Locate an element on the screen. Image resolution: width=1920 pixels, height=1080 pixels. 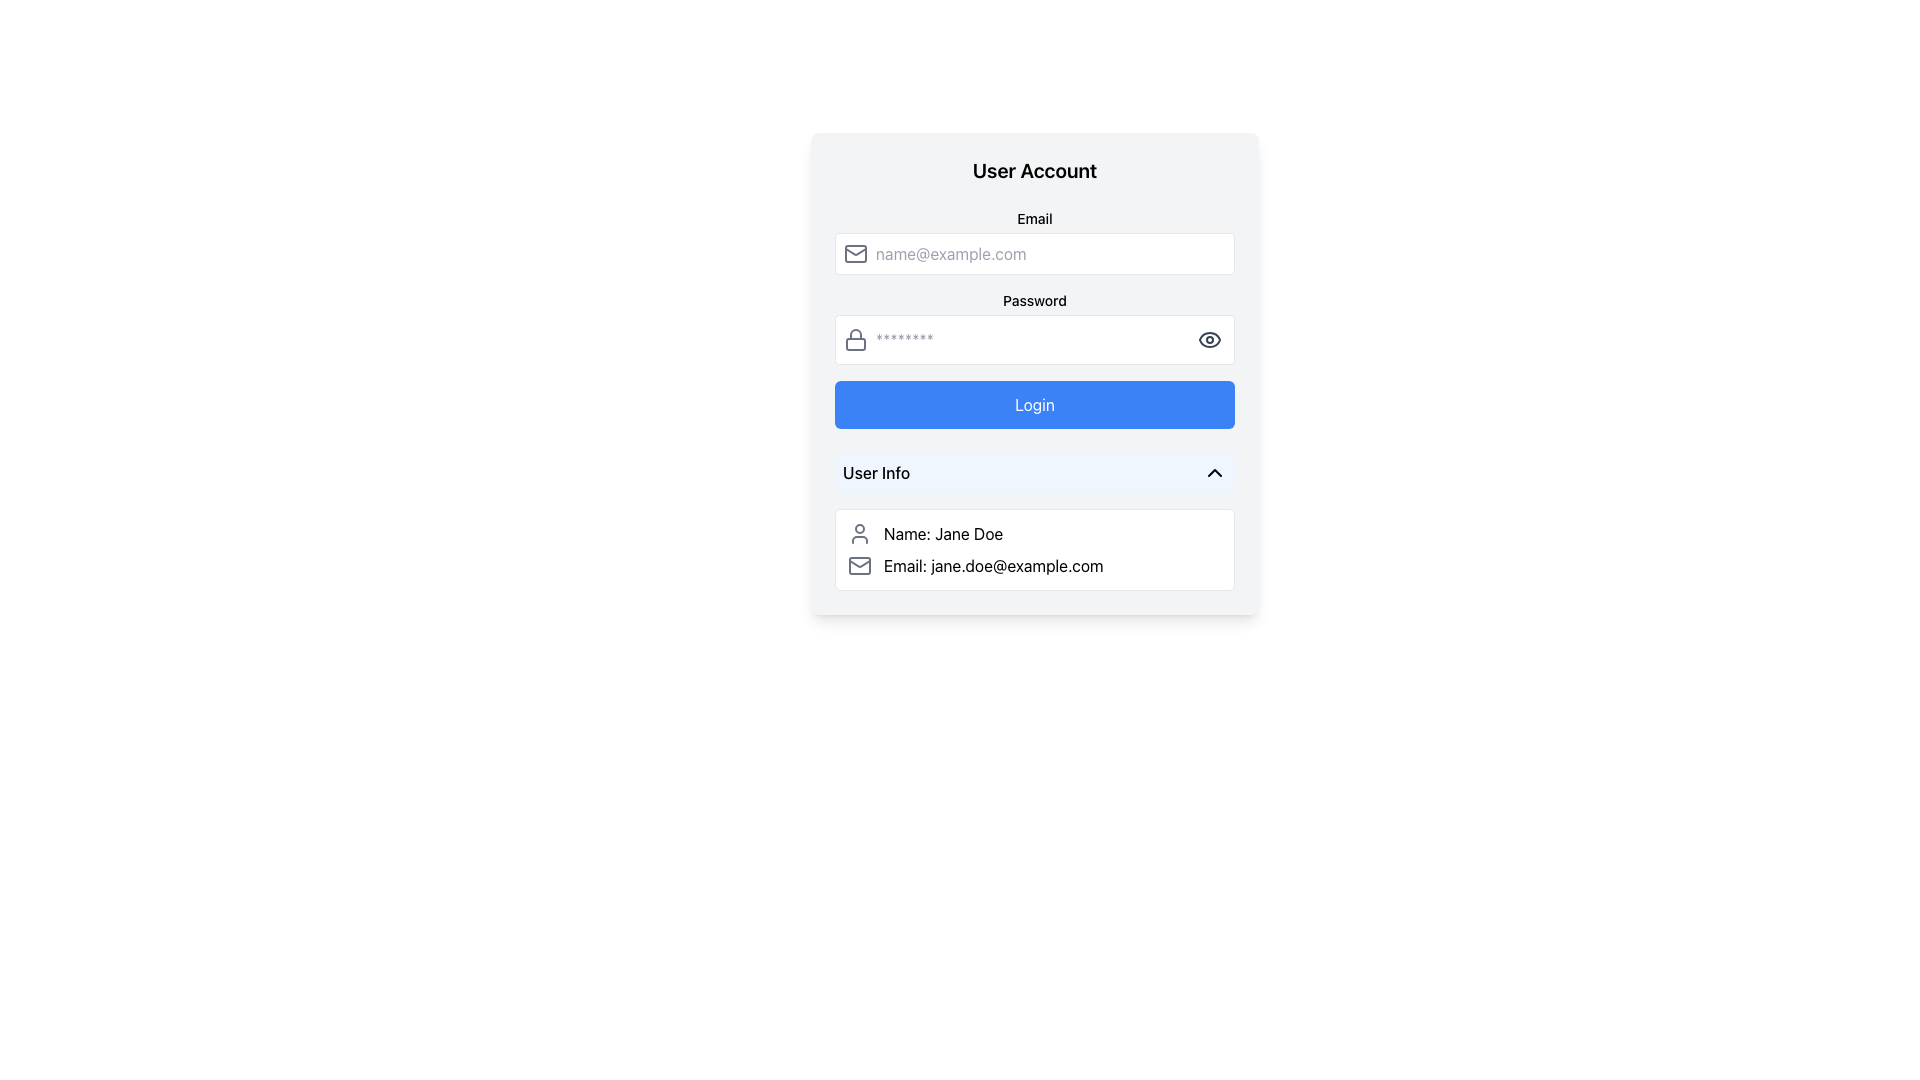
the envelope icon located on the leftmost side of the email input field, adjacent to the placeholder text 'name@example.com' is located at coordinates (855, 253).